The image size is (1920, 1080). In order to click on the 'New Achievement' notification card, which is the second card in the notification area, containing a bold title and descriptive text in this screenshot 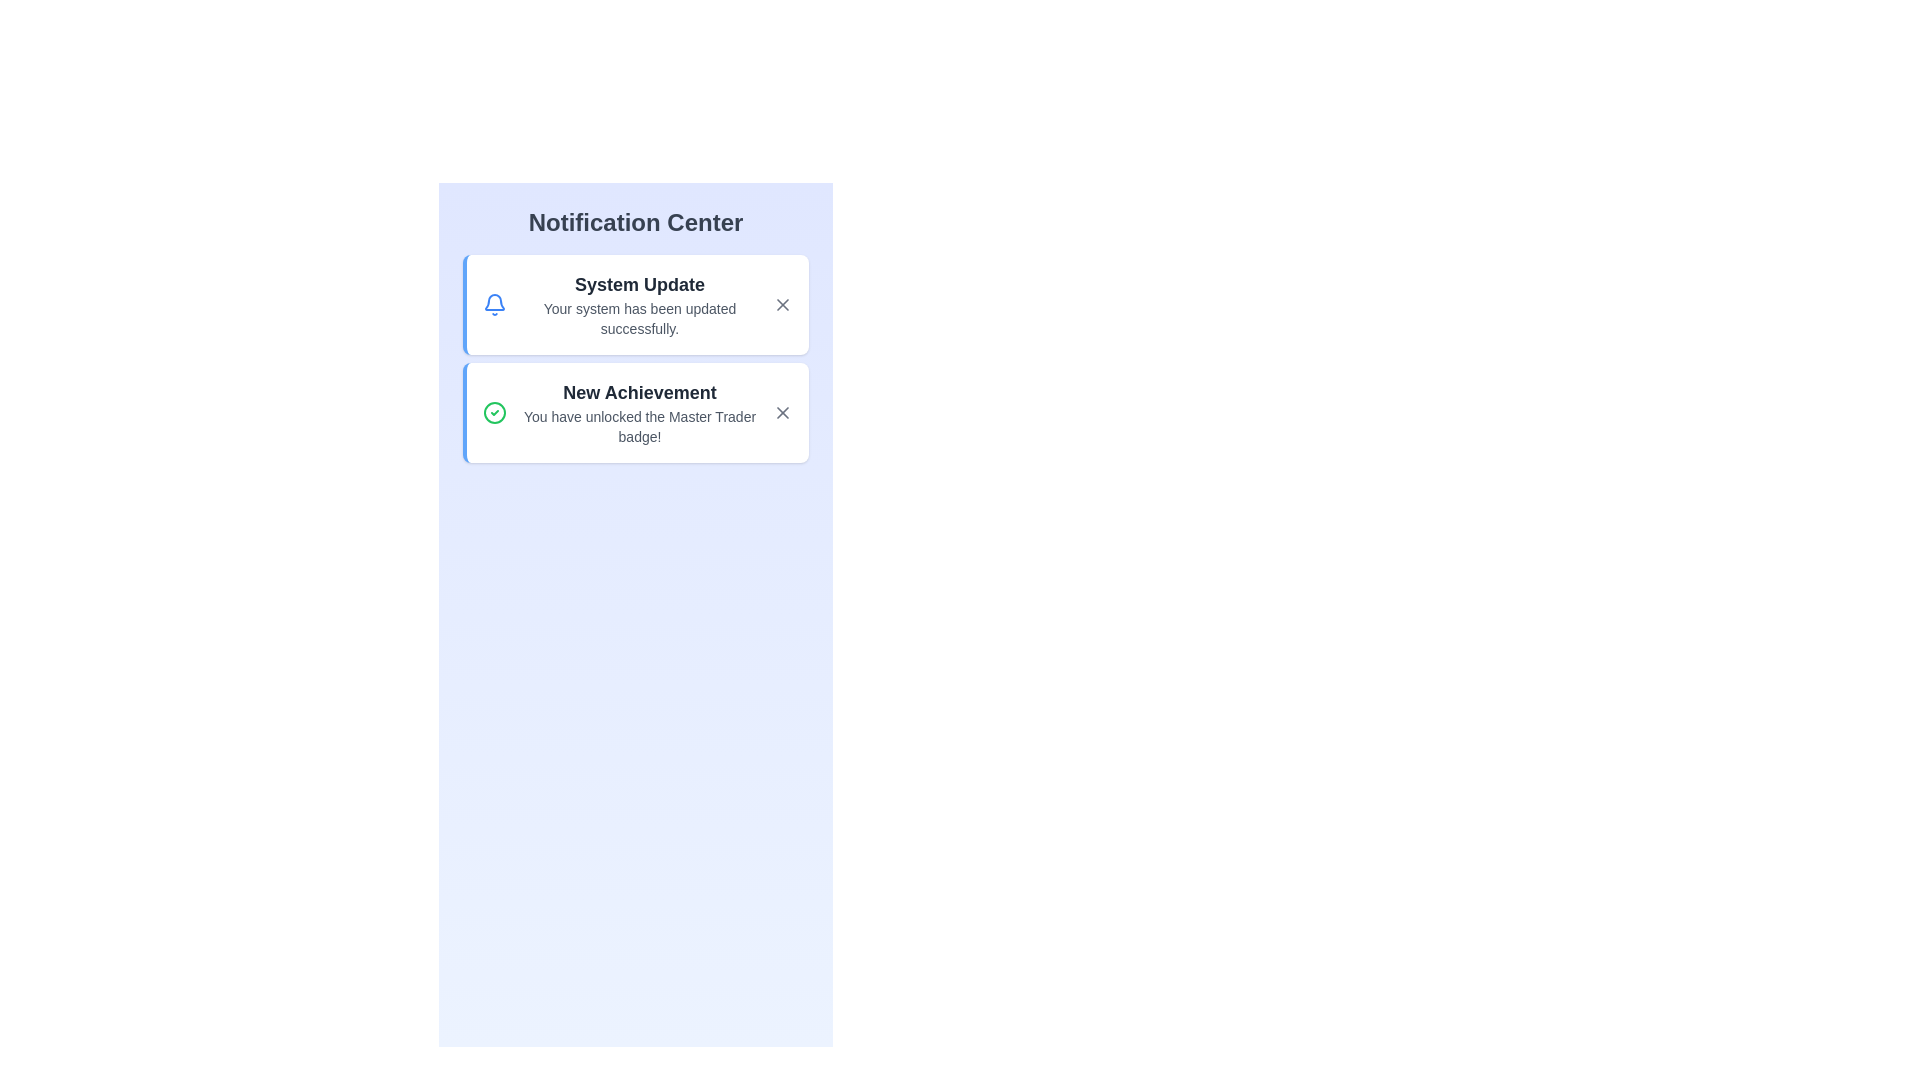, I will do `click(634, 411)`.